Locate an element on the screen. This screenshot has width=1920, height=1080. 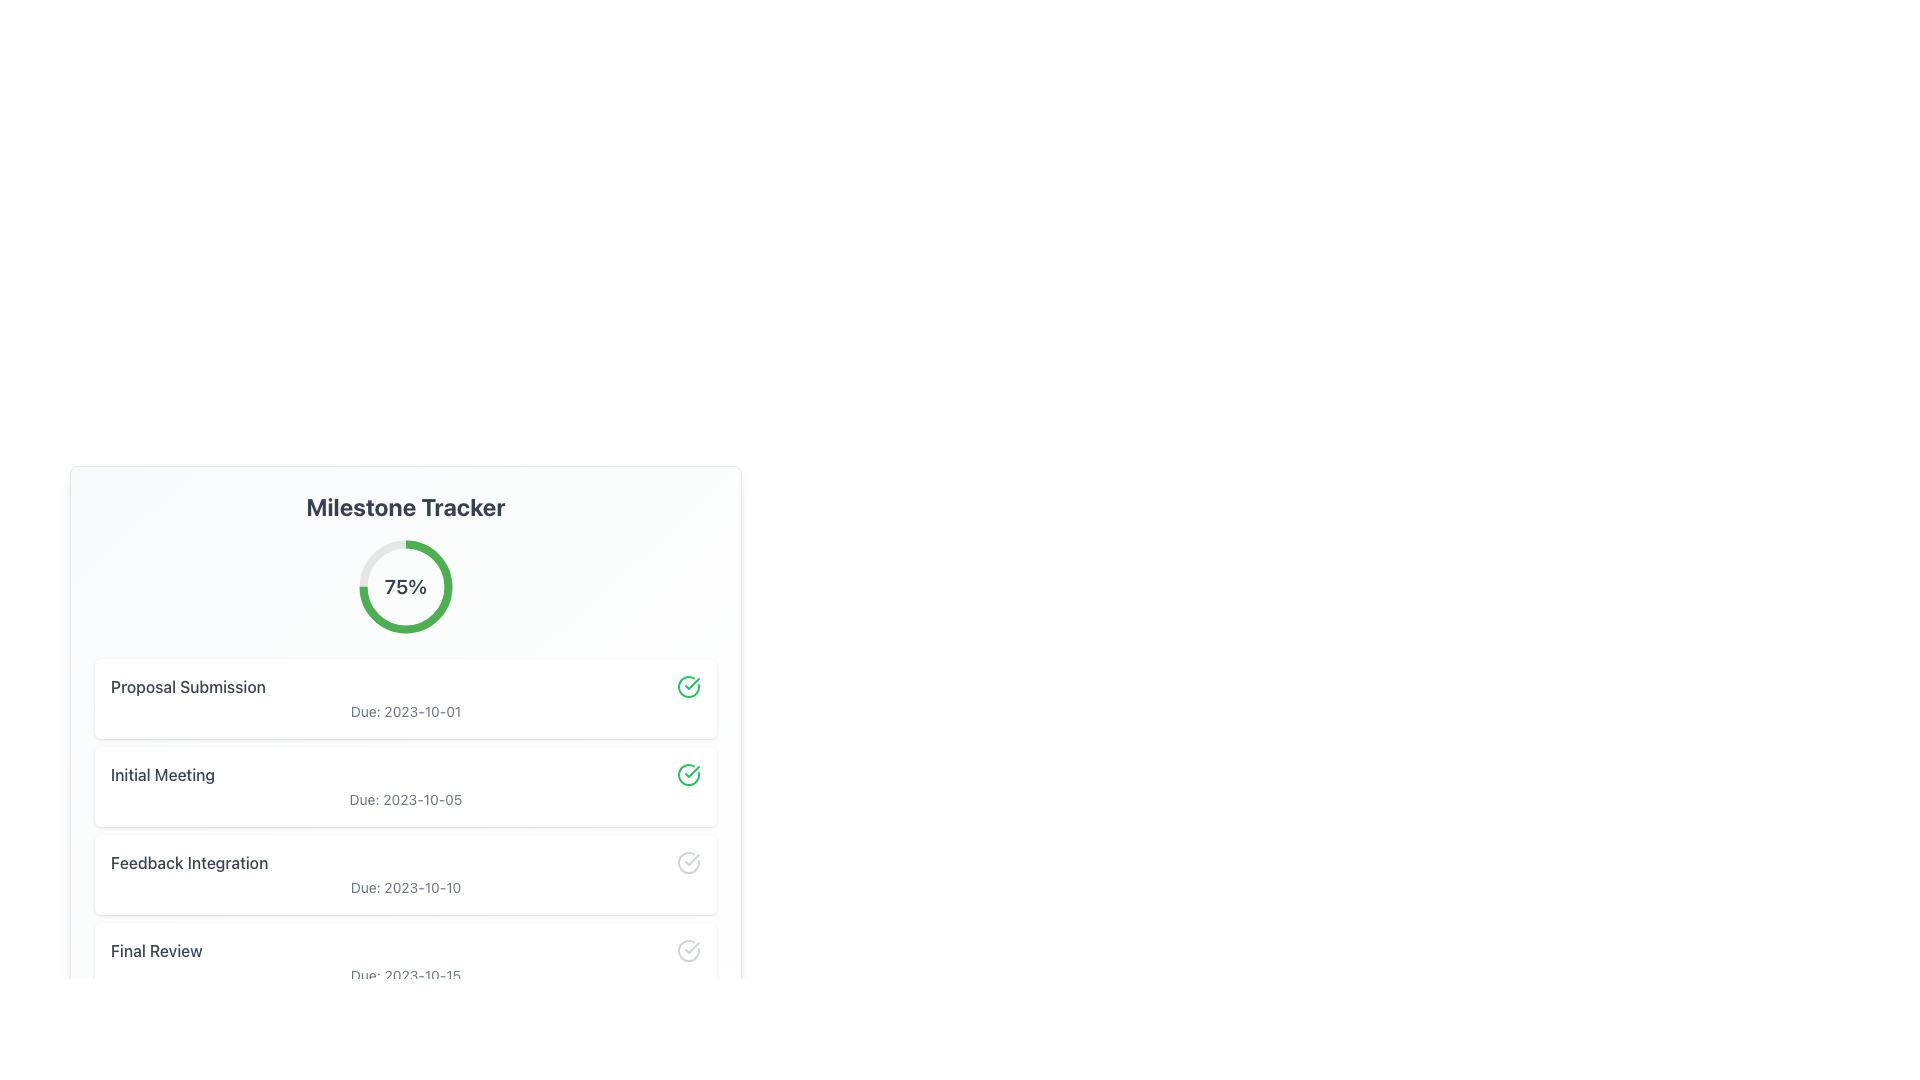
the List Item titled 'Feedback Integration' which has a white background, rounded corners, and contains the due date 'Due: 2023-10-10' is located at coordinates (405, 874).